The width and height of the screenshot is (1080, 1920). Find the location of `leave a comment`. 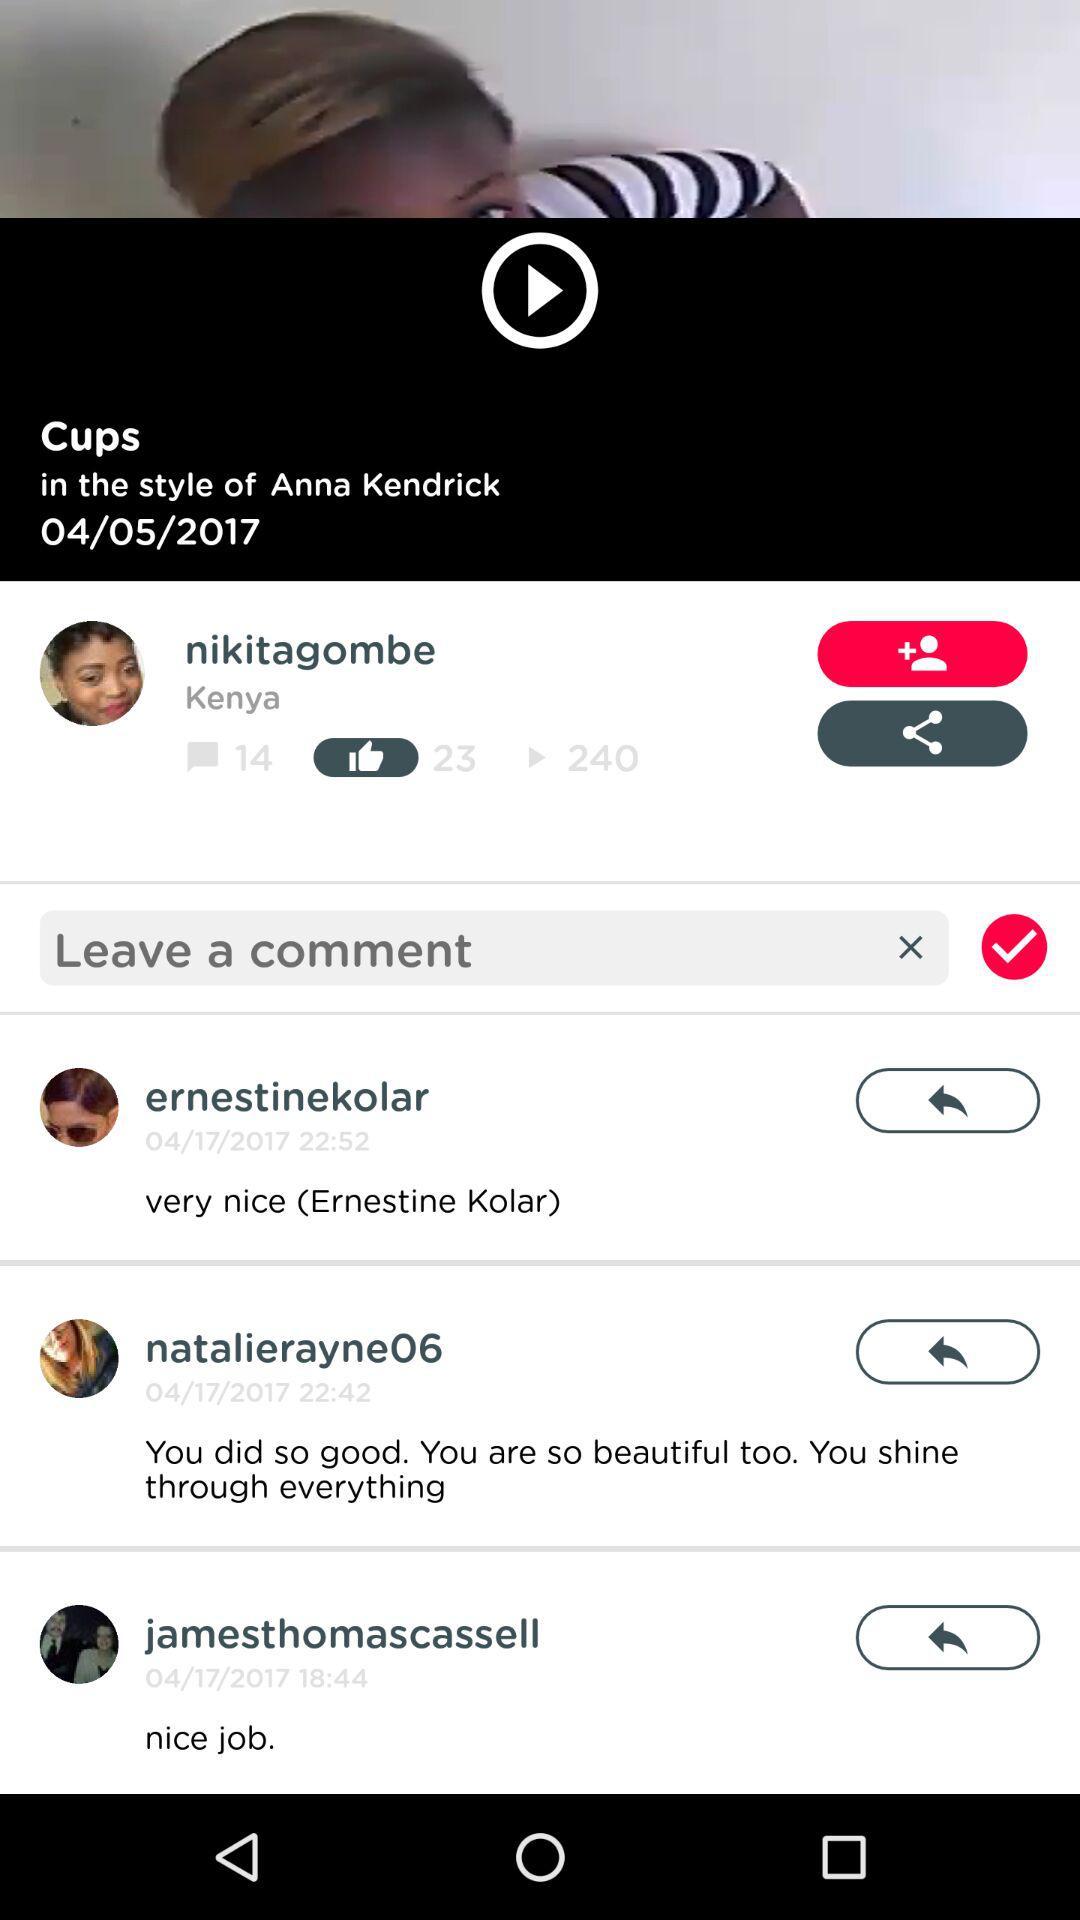

leave a comment is located at coordinates (465, 946).